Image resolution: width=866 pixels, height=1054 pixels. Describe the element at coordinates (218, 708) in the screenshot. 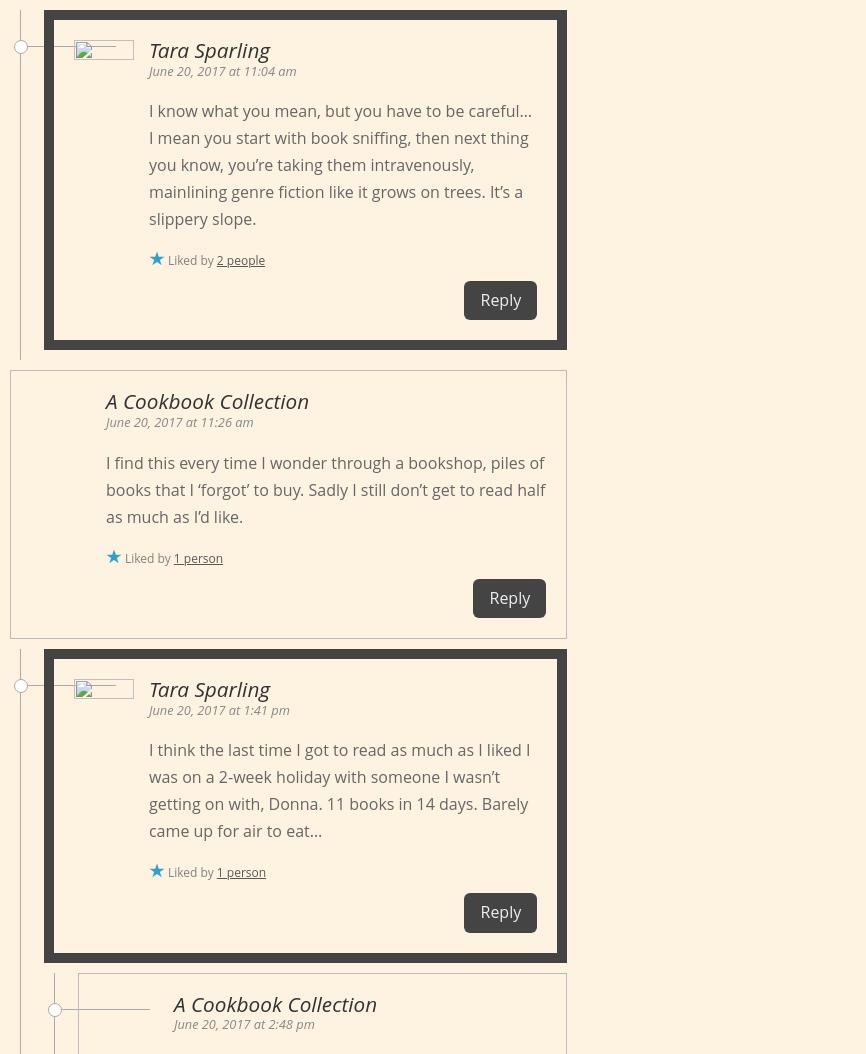

I see `'June 20, 2017 at 1:41 pm'` at that location.